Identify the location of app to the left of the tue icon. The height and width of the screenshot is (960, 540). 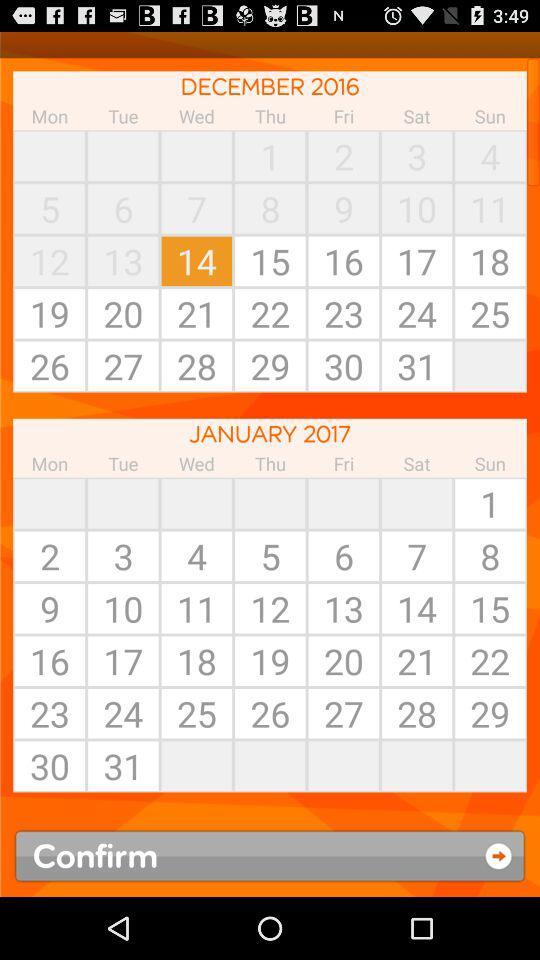
(49, 502).